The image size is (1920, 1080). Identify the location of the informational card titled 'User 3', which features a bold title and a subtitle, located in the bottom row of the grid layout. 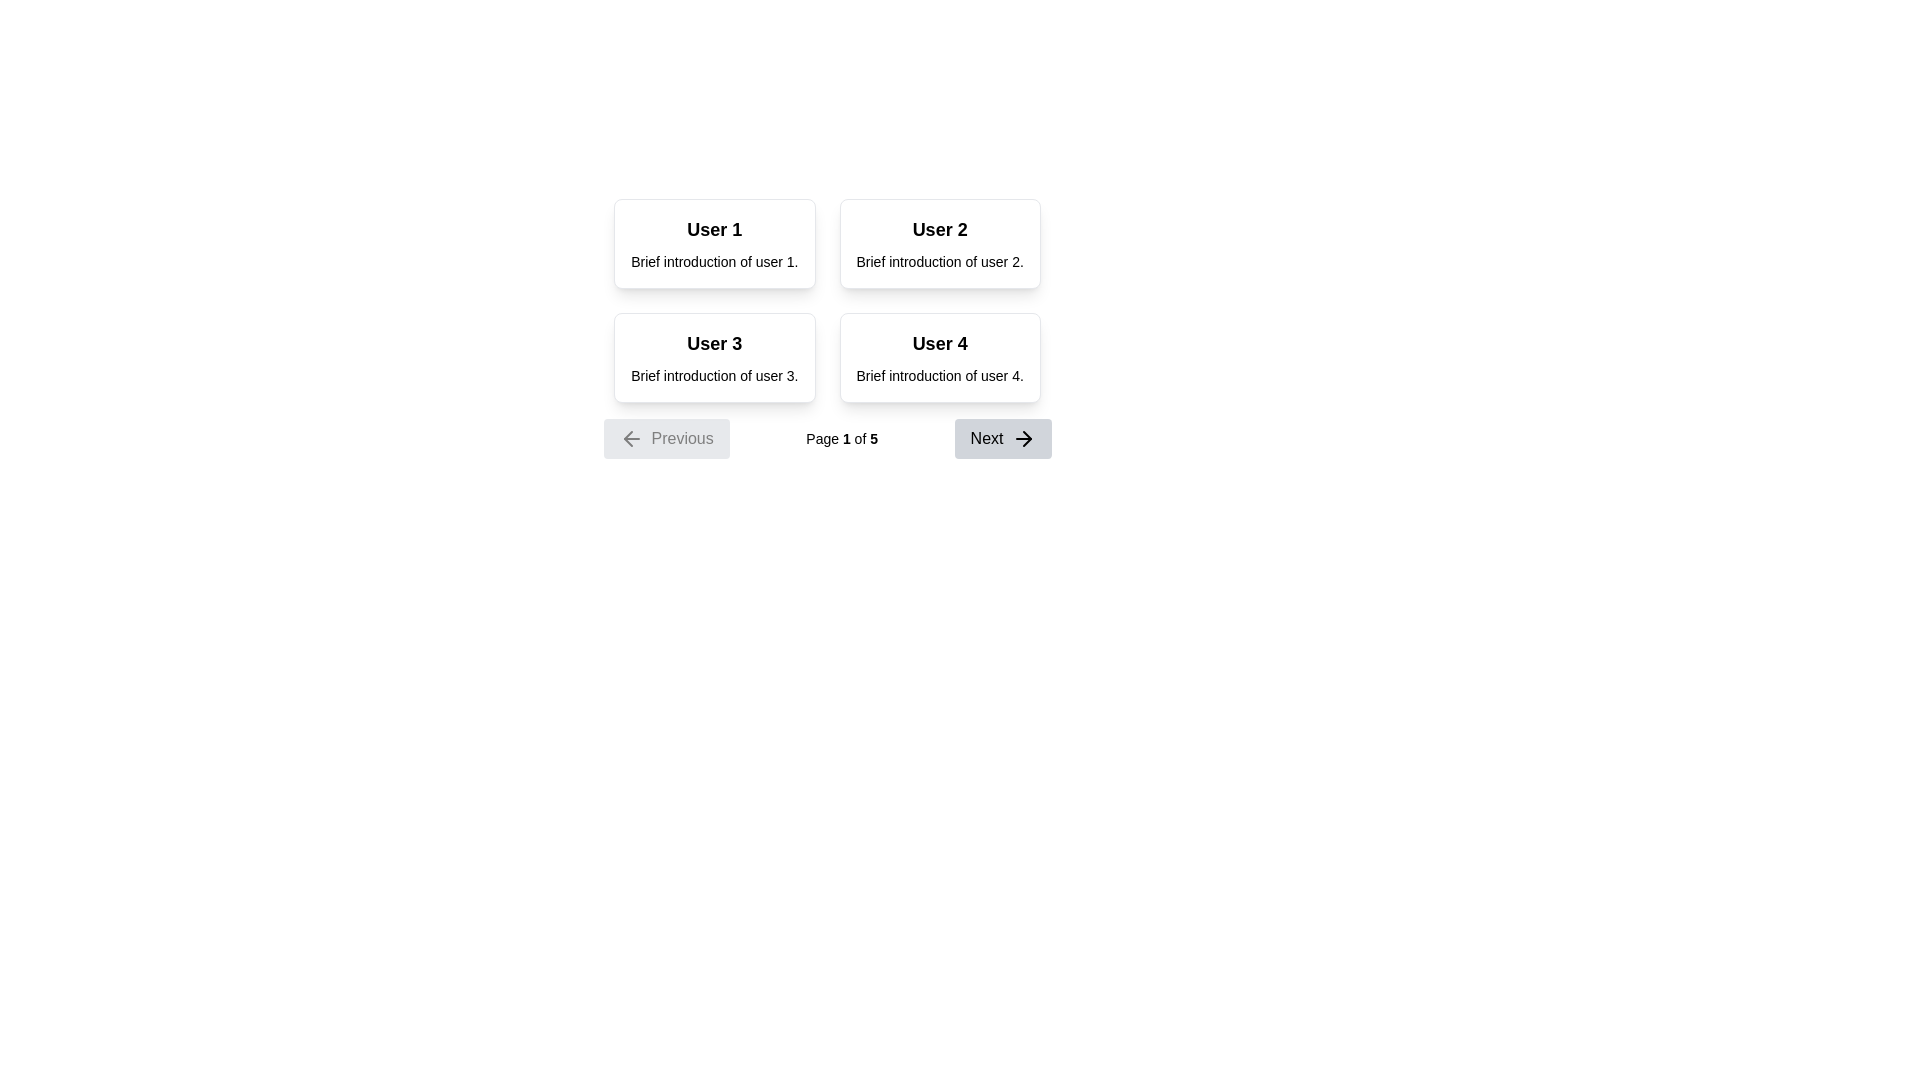
(714, 357).